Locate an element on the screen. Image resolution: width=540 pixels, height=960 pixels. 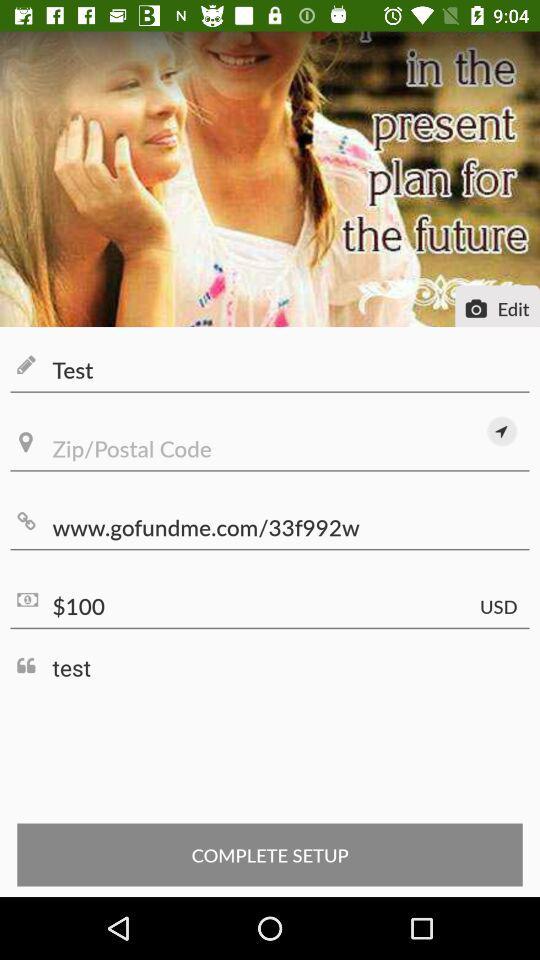
the item above $100 icon is located at coordinates (270, 526).